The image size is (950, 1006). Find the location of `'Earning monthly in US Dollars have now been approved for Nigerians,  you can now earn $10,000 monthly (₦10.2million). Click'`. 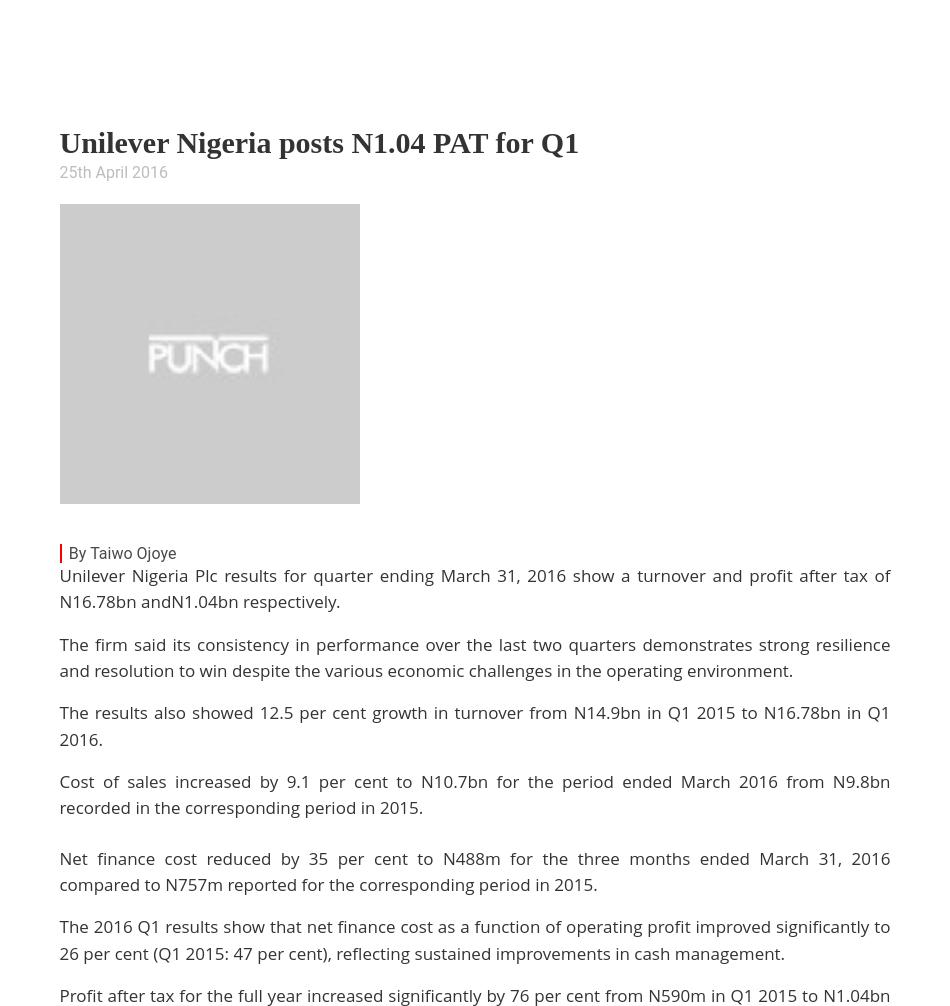

'Earning monthly in US Dollars have now been approved for Nigerians,  you can now earn $10,000 monthly (₦10.2million). Click' is located at coordinates (466, 188).